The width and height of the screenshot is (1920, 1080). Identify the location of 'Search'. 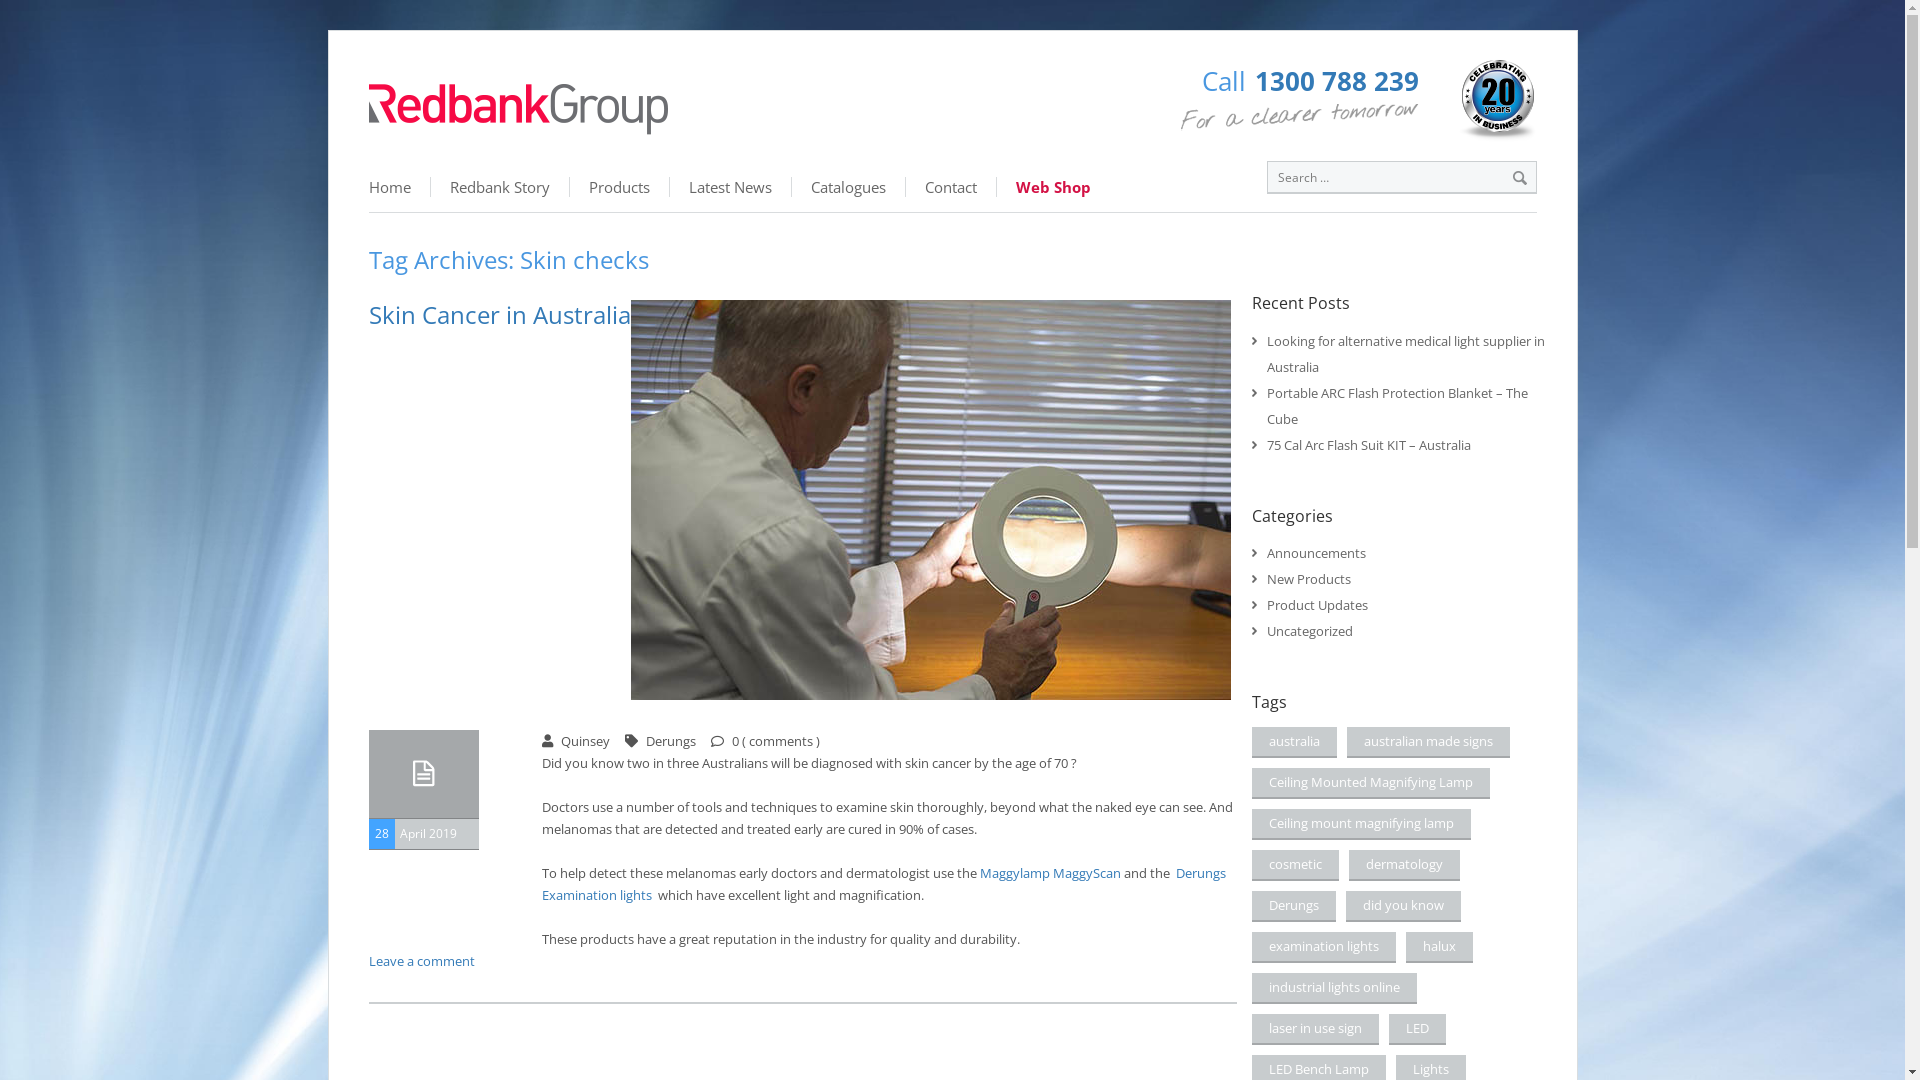
(1518, 176).